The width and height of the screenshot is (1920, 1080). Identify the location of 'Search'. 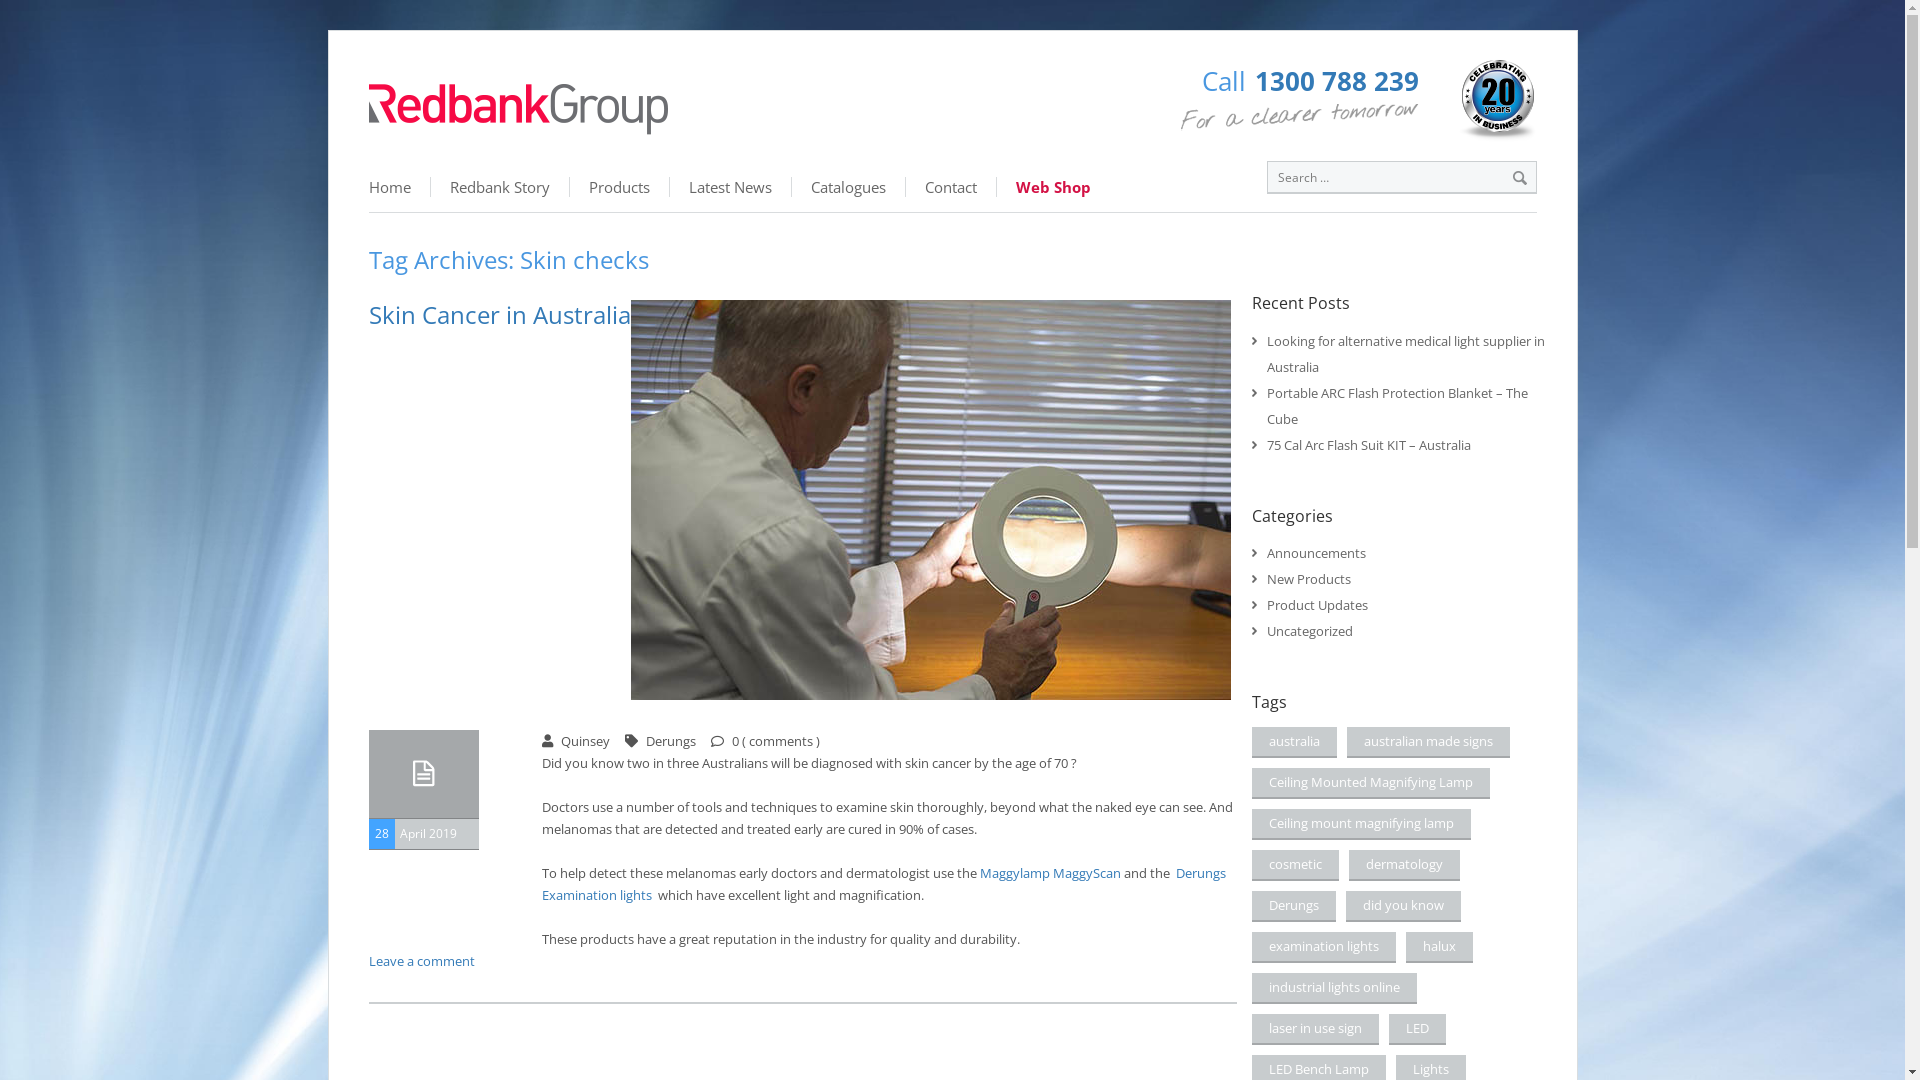
(1518, 176).